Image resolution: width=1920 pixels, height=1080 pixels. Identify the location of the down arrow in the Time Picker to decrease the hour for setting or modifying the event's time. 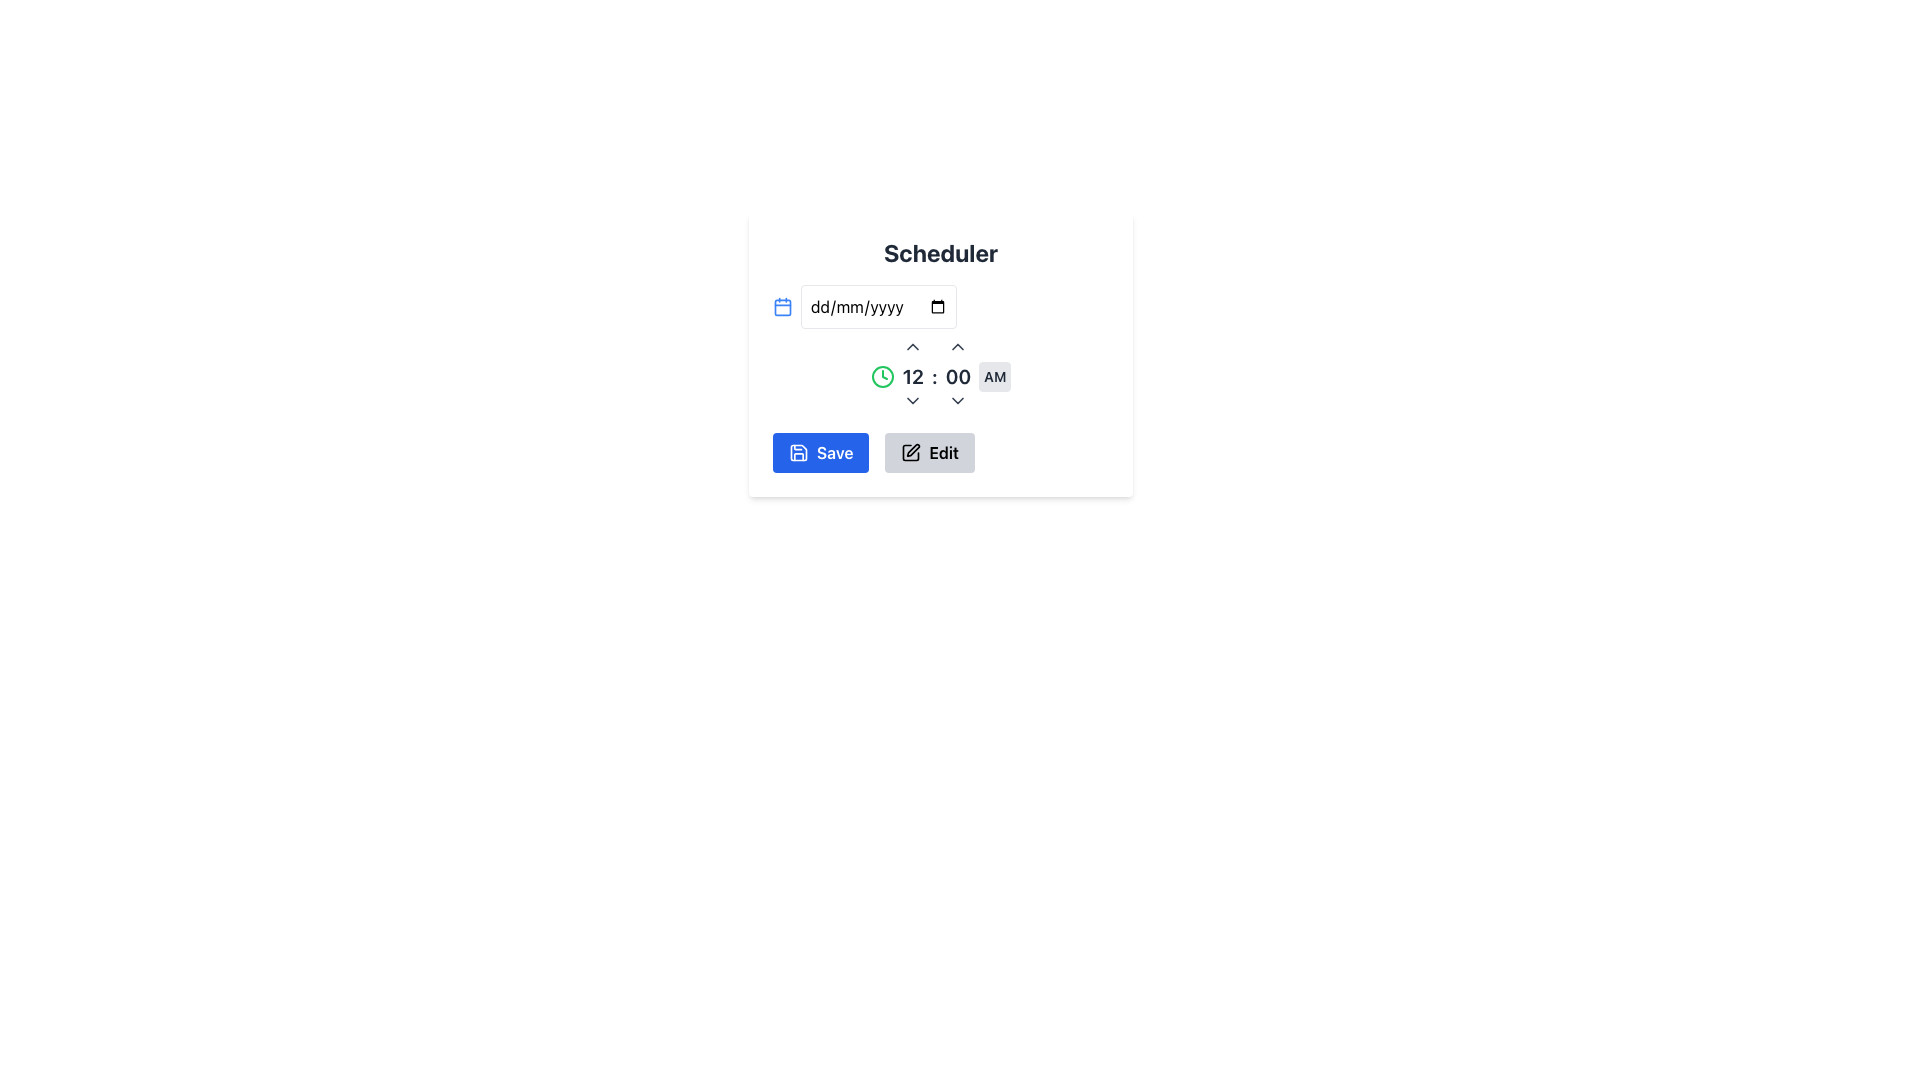
(939, 377).